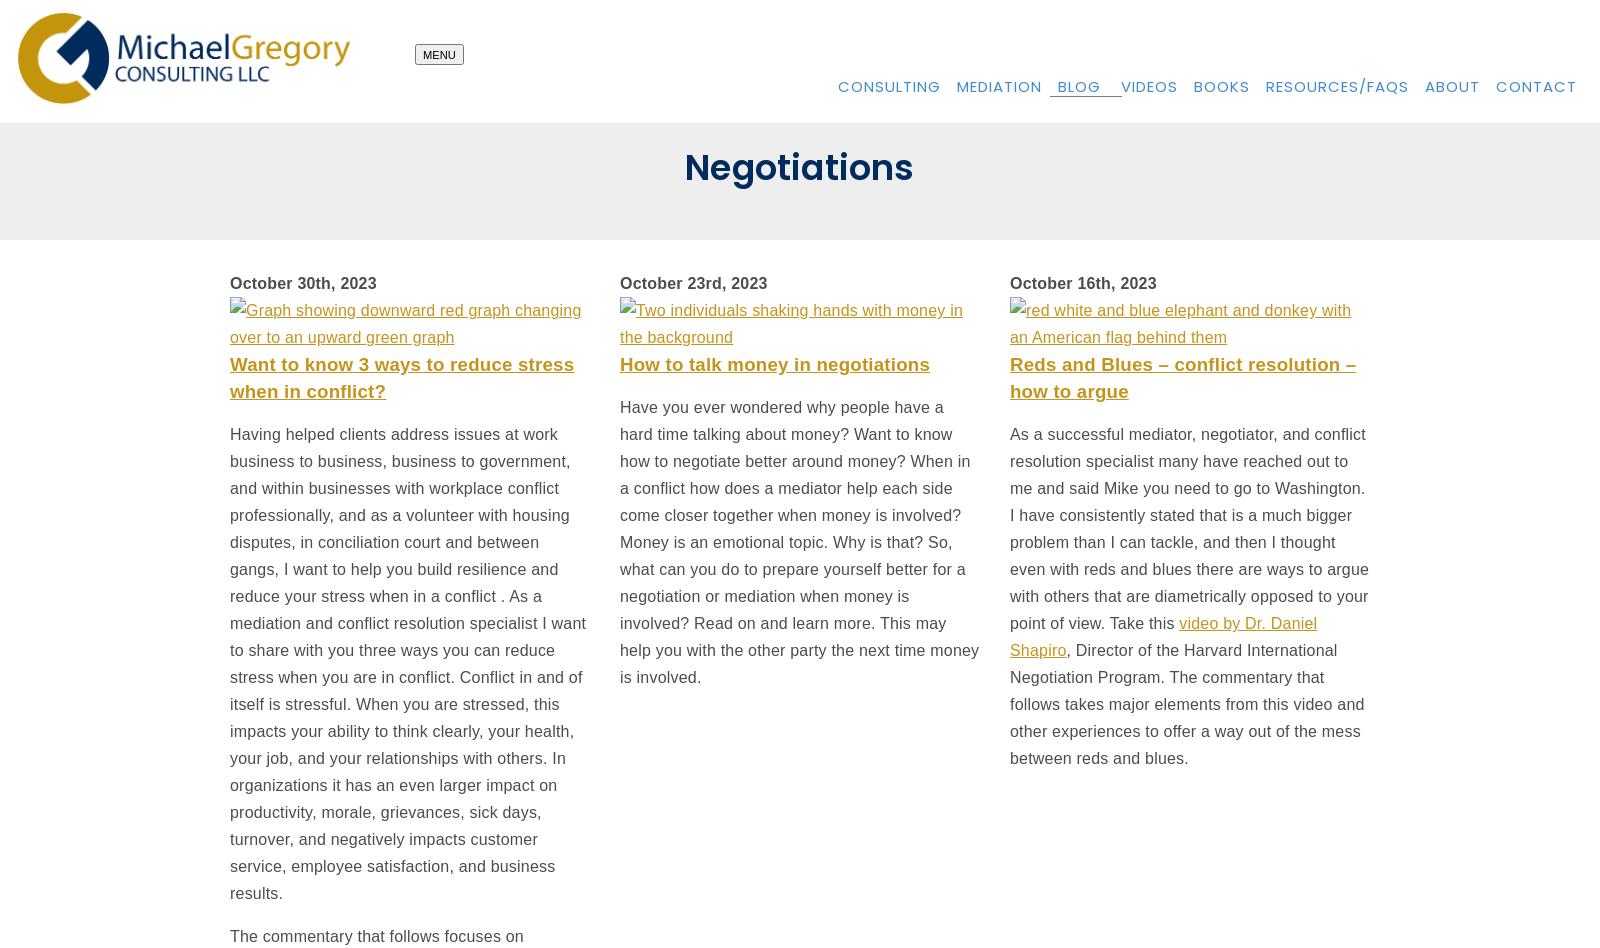 This screenshot has width=1600, height=948. Describe the element at coordinates (407, 662) in the screenshot. I see `'Having helped clients address issues at work business to business, business to government, and within businesses with workplace conflict professionally, and as a volunteer with housing disputes, in conciliation court and between gangs, I want to help you build resilience and reduce your stress when in a conflict . As a mediation and conflict resolution specialist I want to share with you three ways you can reduce stress when you are in conflict. Conflict in and of itself is stressful. When you are stressed, this impacts your ability to think clearly, your health, your job, and your relationships with others. In organizations it has an even larger impact on productivity, morale, grievances, sick days, turnover, and negatively impacts customer service, employee satisfaction, and business results.'` at that location.